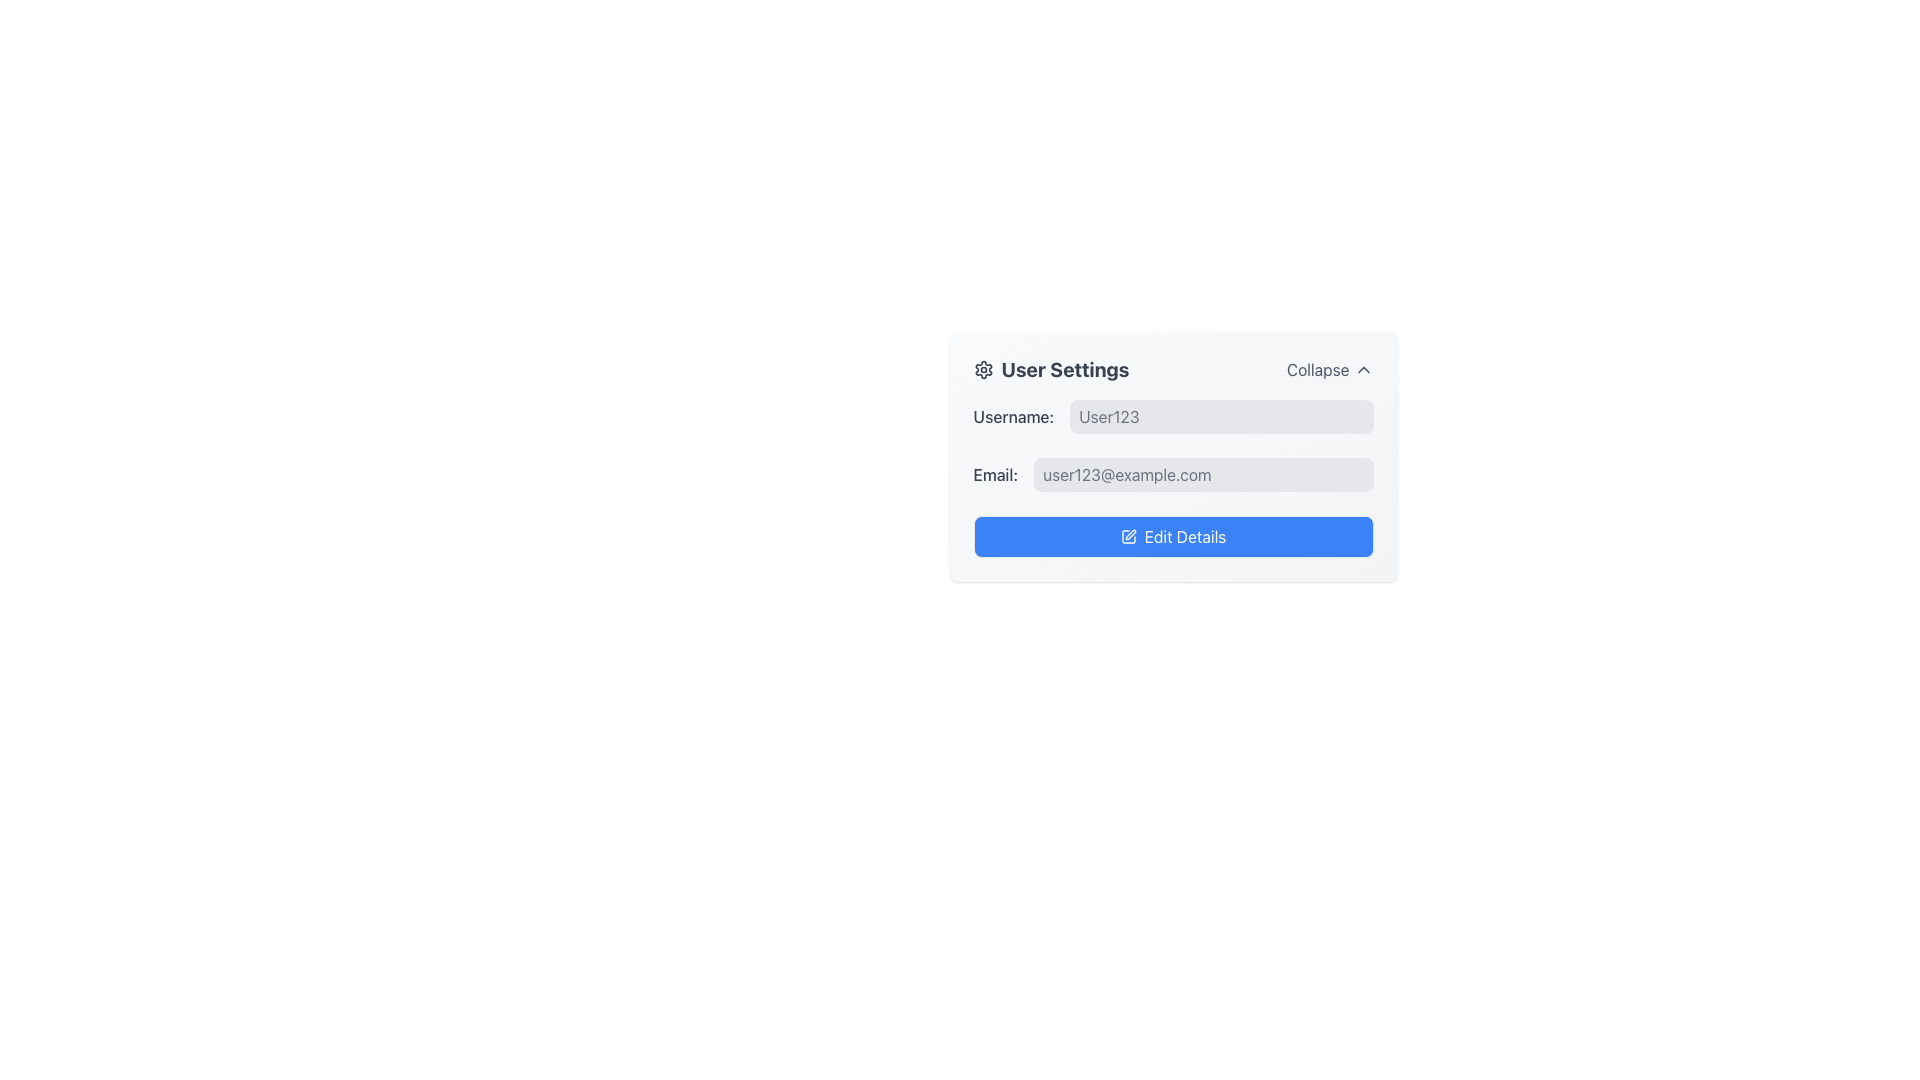  What do you see at coordinates (1202, 474) in the screenshot?
I see `read-only text input field displaying the user's email address located in the 'User Settings' dialog box, to check its current value` at bounding box center [1202, 474].